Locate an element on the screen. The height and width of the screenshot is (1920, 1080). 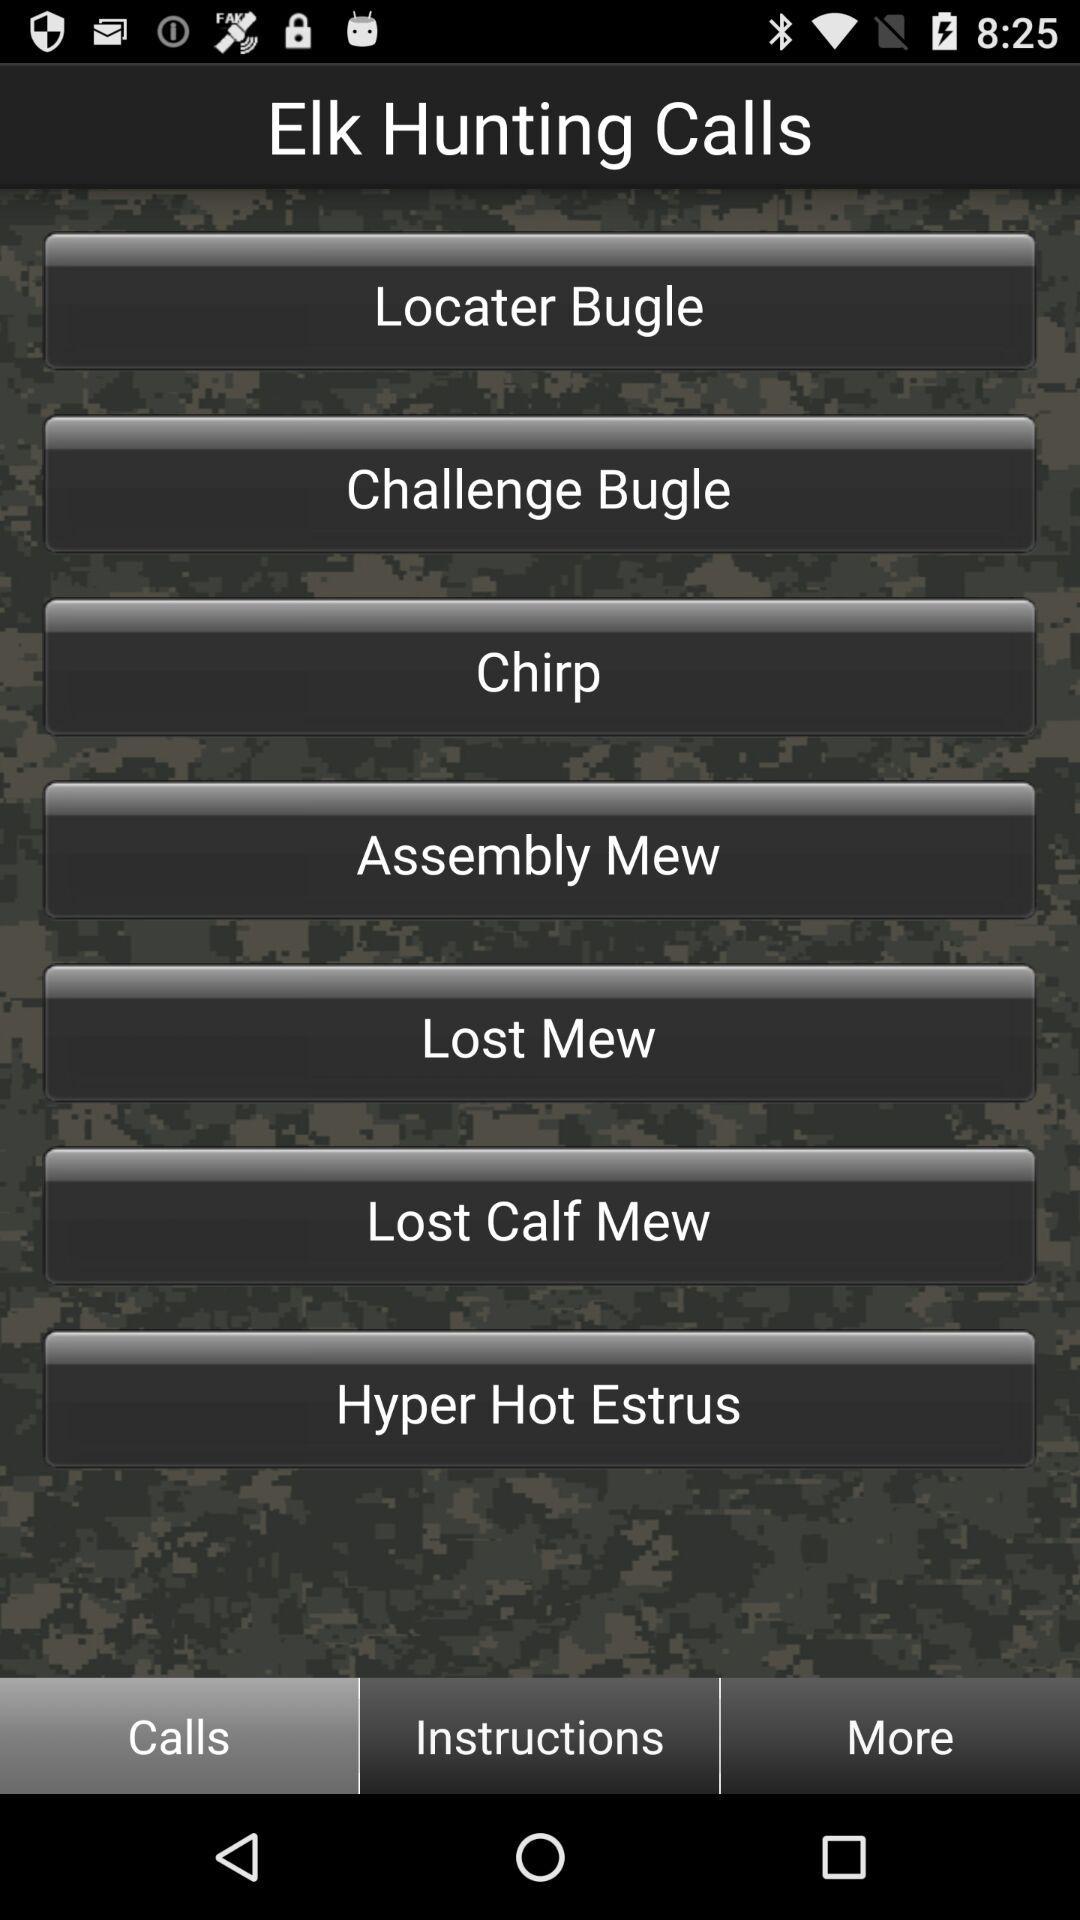
item below the locater bugle is located at coordinates (540, 484).